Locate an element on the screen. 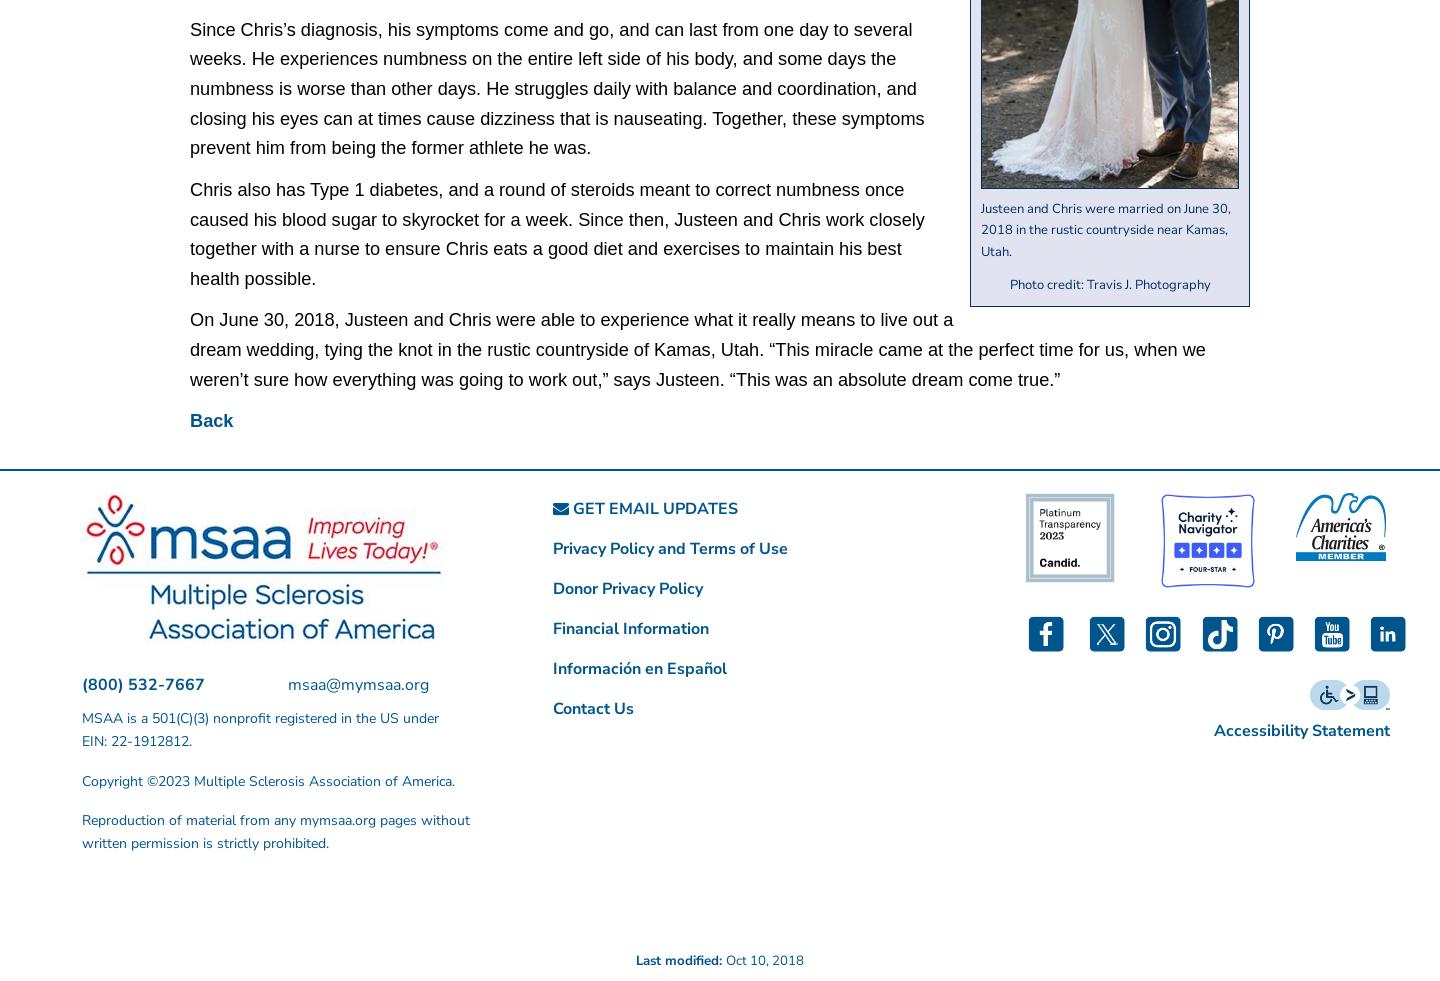  'Información en Español' is located at coordinates (638, 669).